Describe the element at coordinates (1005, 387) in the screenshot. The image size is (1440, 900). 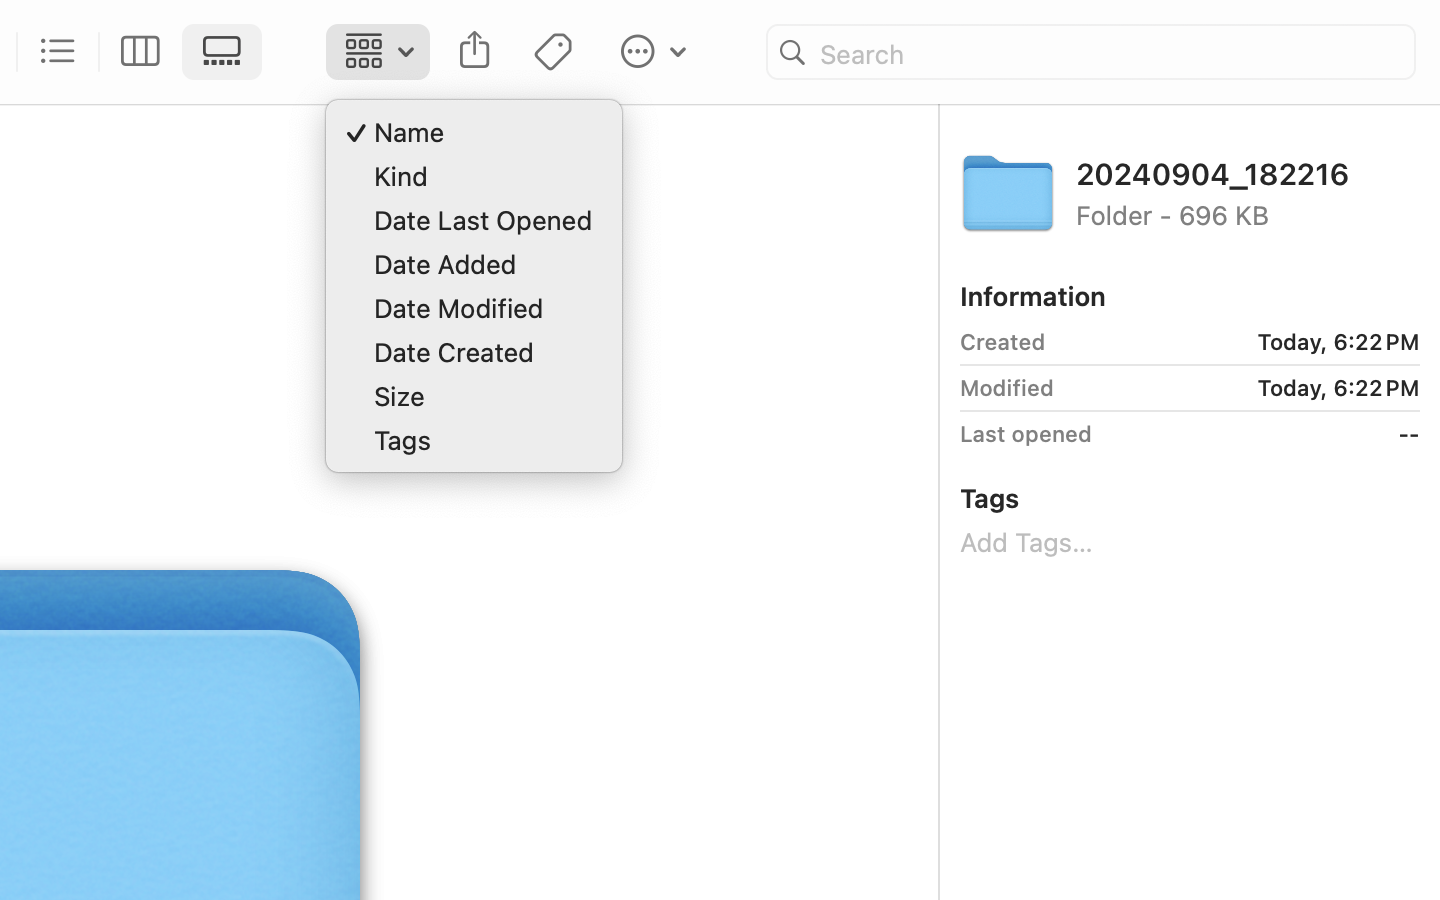
I see `'Modified'` at that location.